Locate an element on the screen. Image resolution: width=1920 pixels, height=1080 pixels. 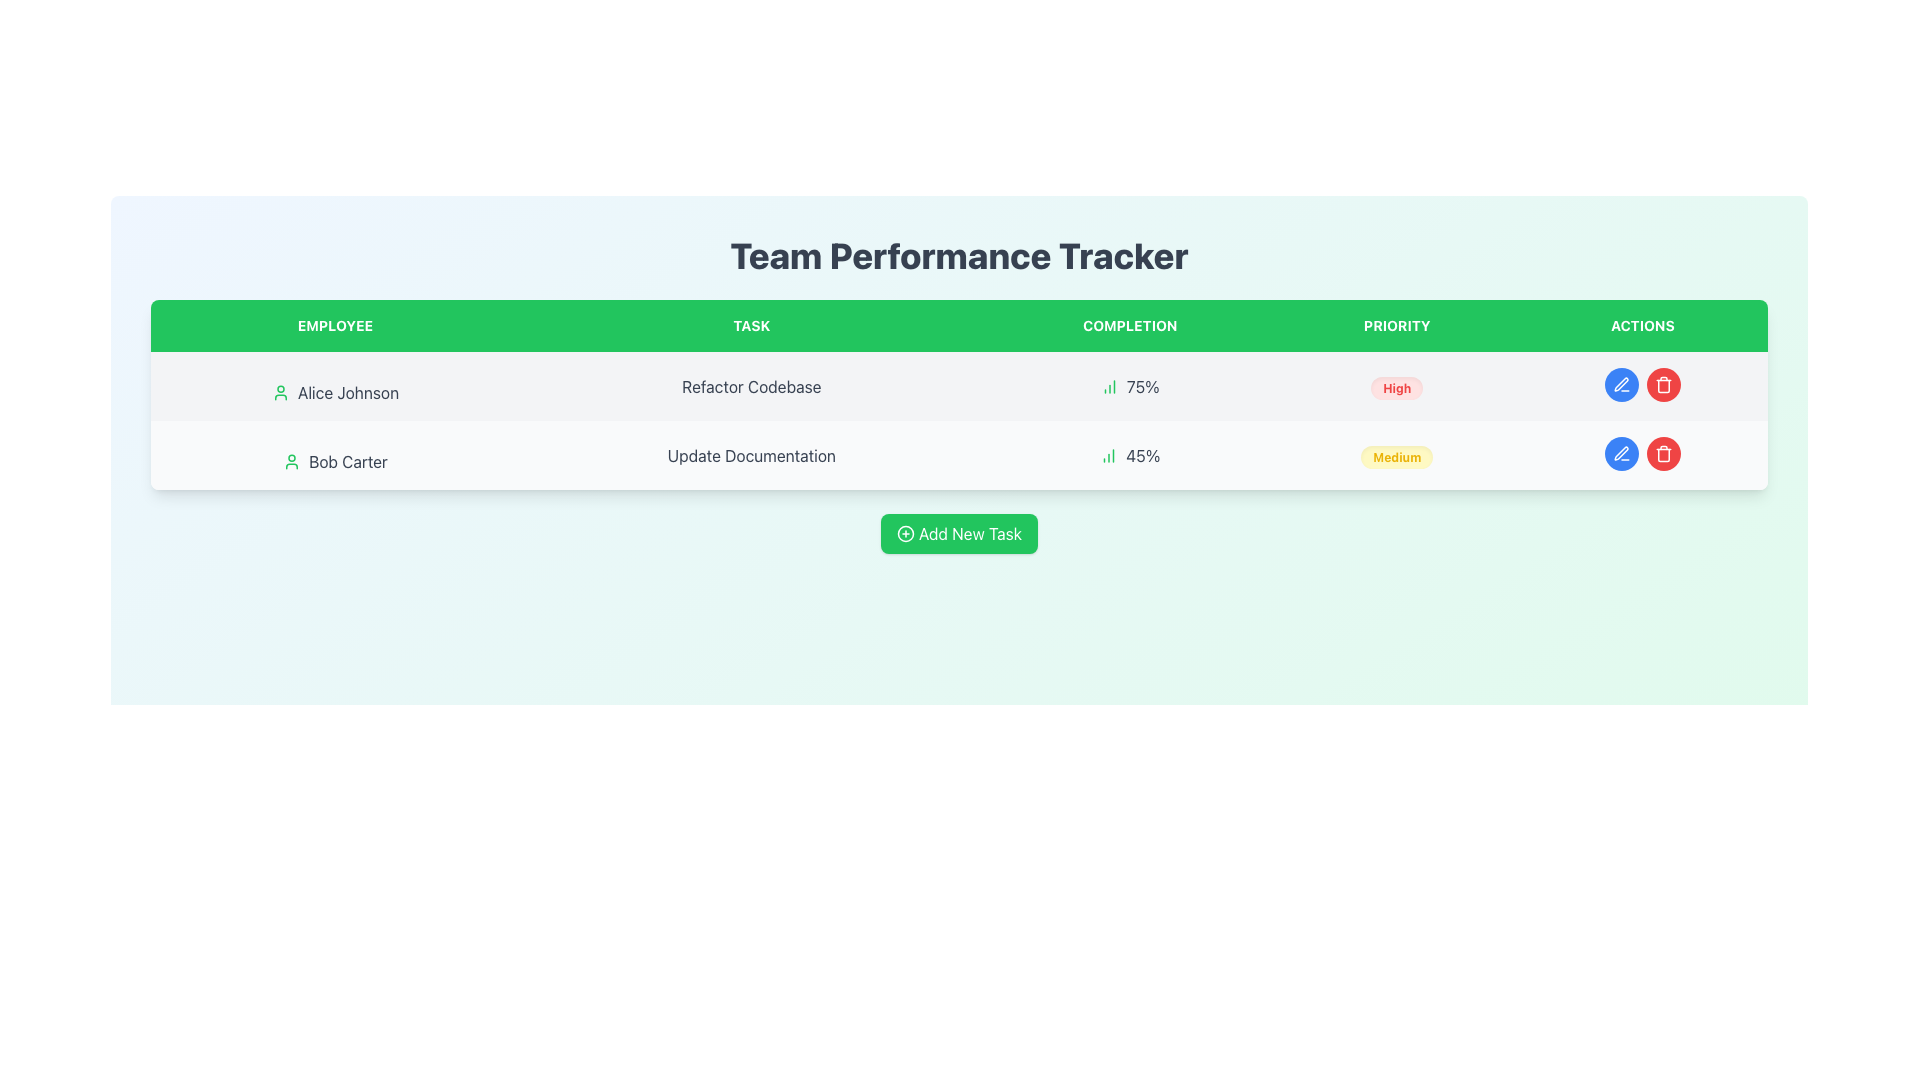
the edit button in the Actions column of the second row for Bob Carter is located at coordinates (1621, 385).